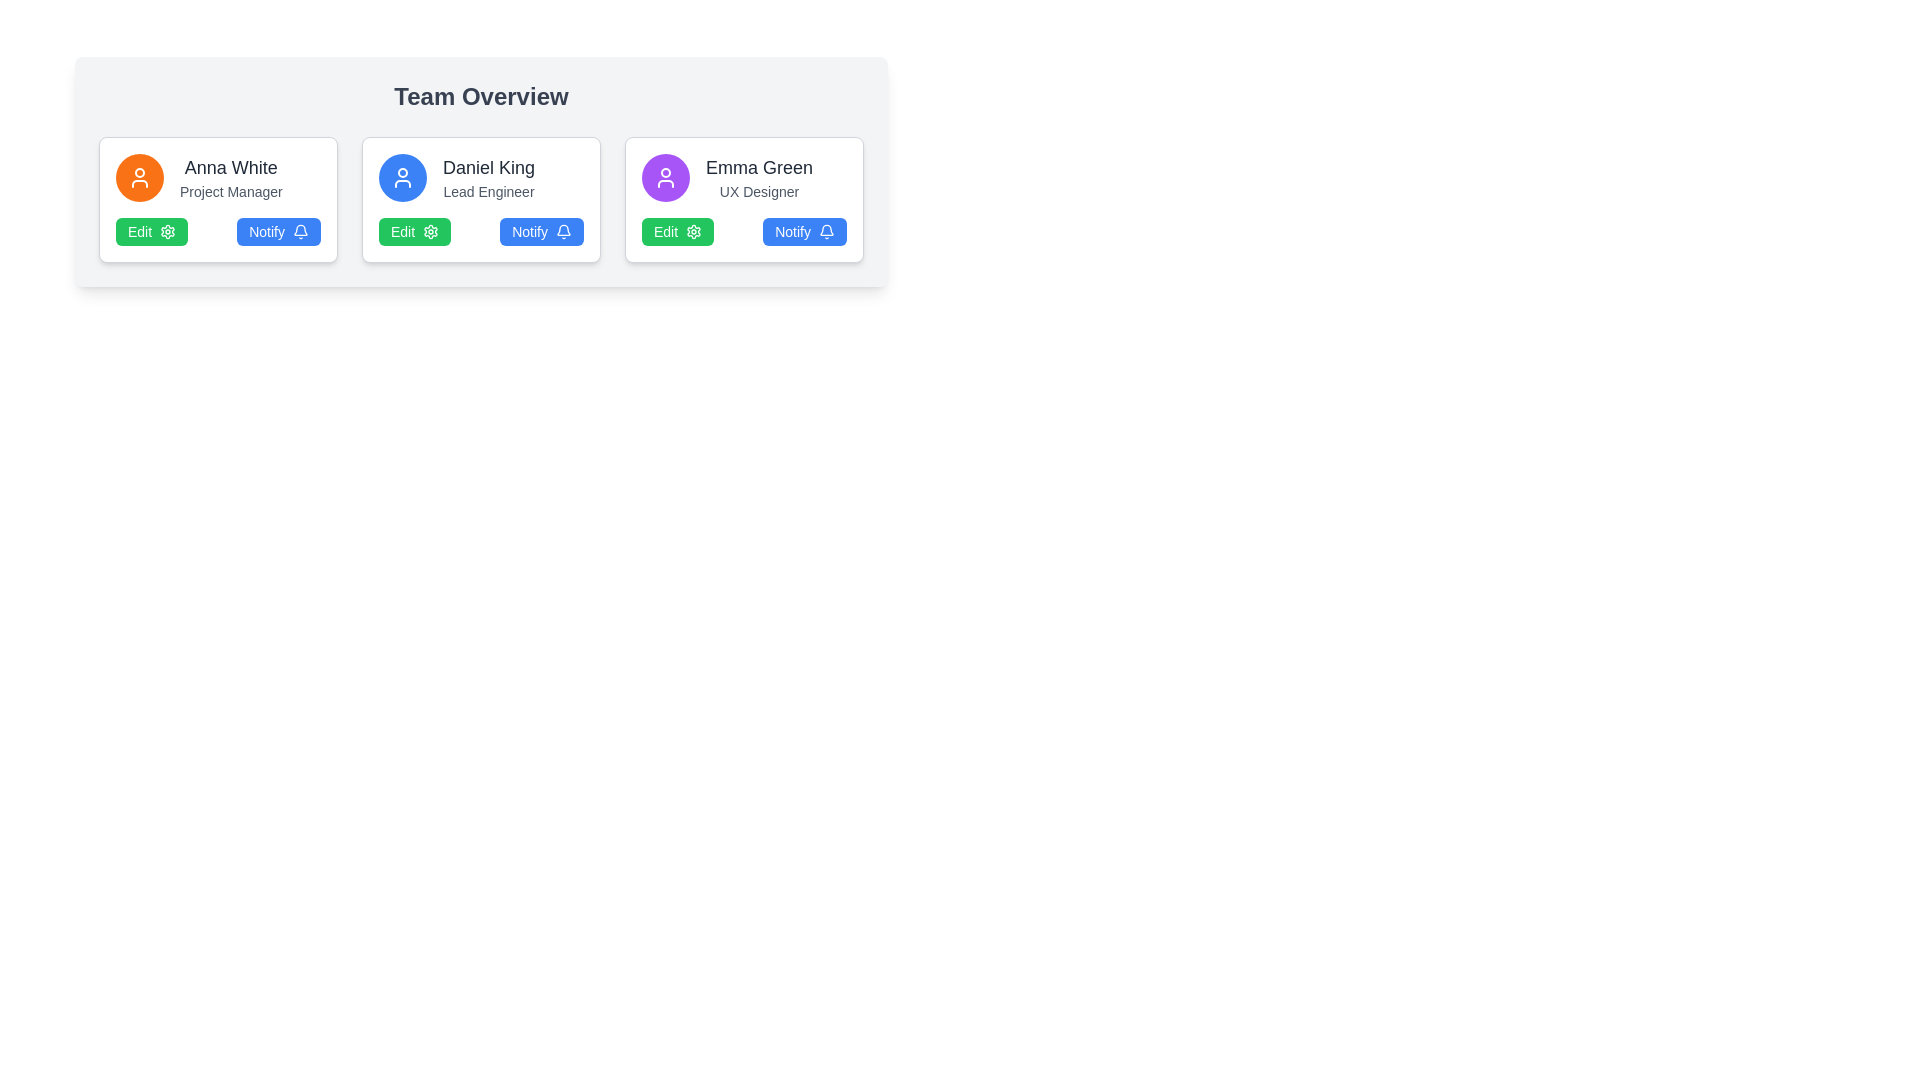 This screenshot has width=1920, height=1080. I want to click on the 'Edit' text label in the button located in the second card under the profile of 'Daniel King, Lead Engineer', so click(402, 230).